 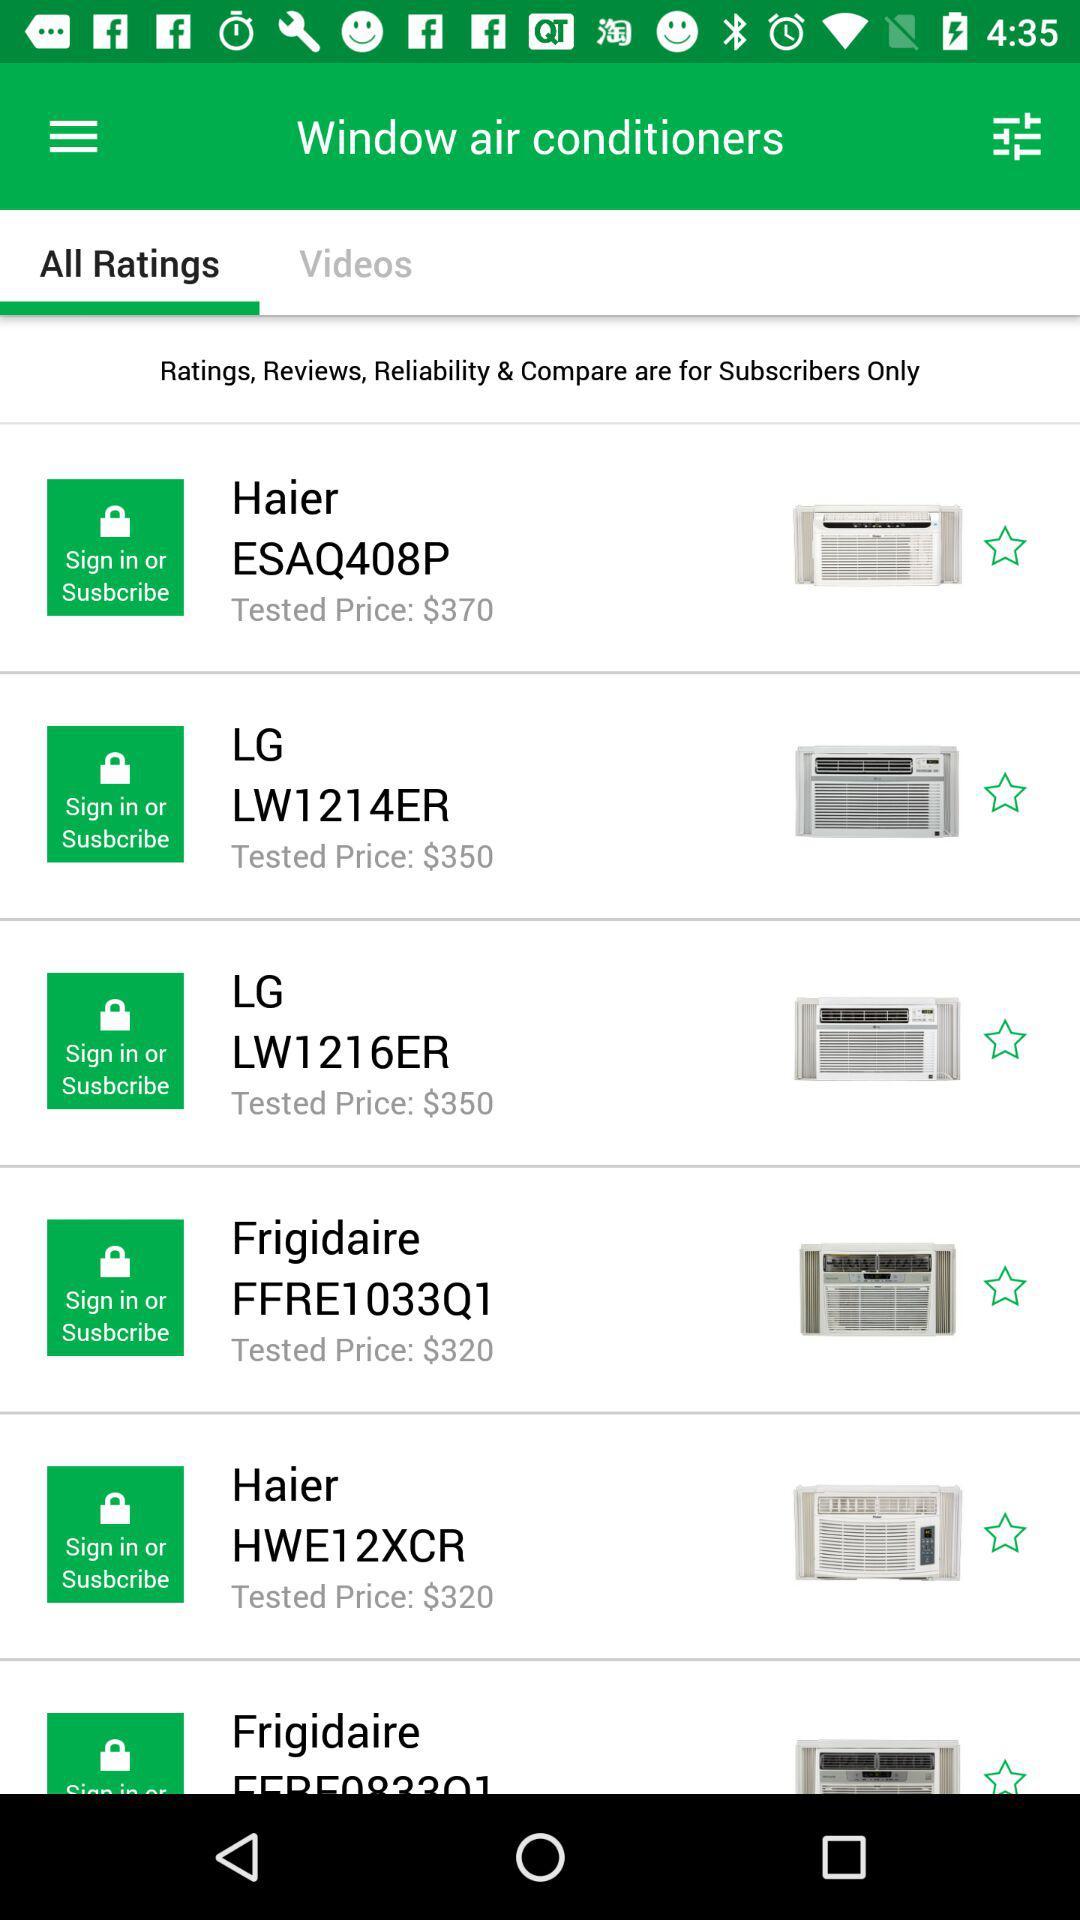 I want to click on item to the right of window air conditioners, so click(x=1017, y=135).